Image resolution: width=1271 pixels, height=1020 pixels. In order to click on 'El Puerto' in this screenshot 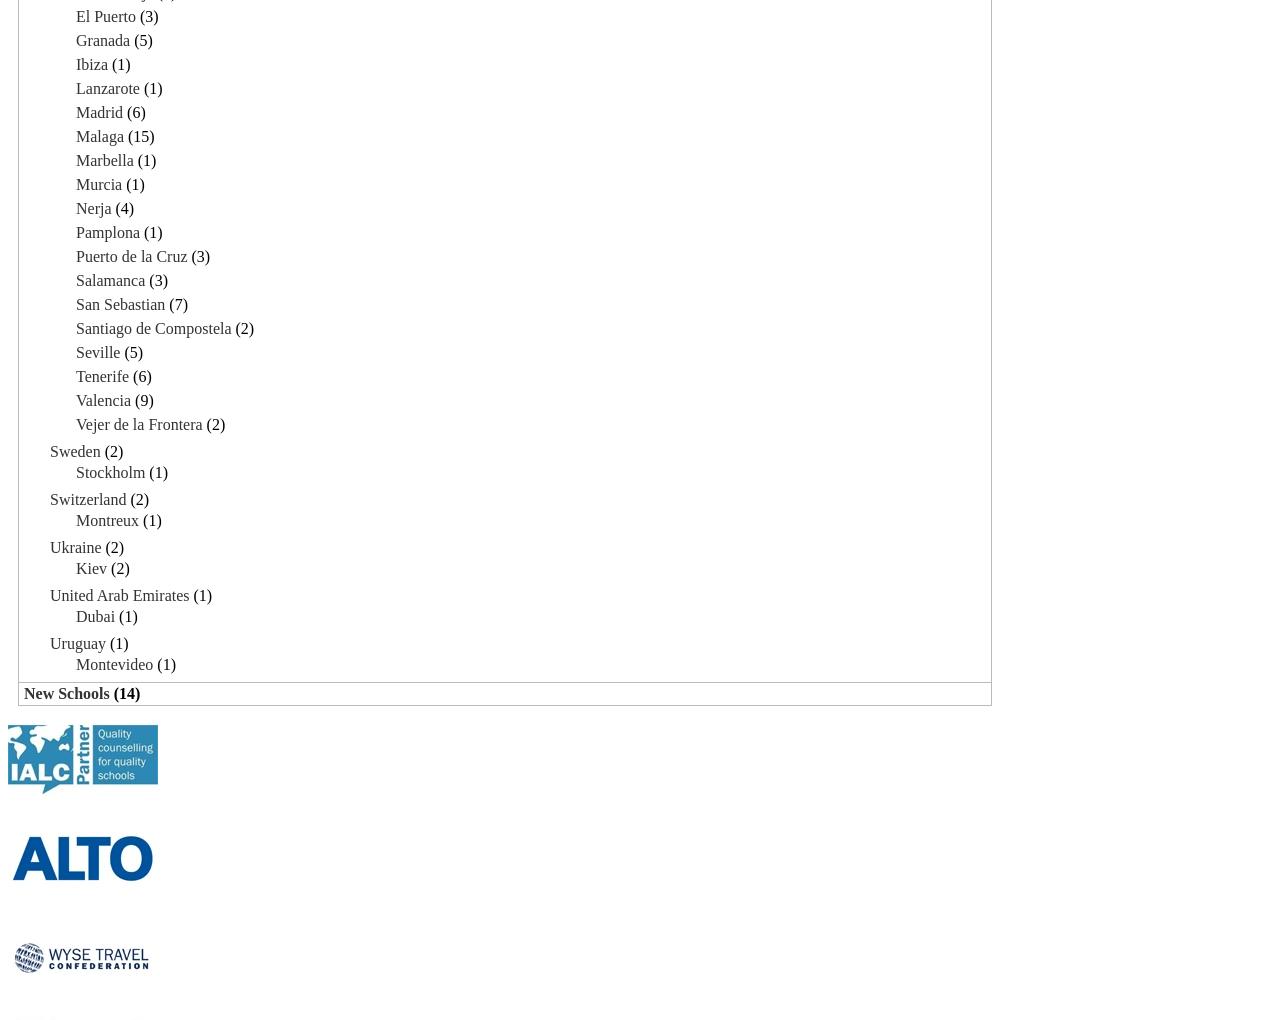, I will do `click(106, 14)`.